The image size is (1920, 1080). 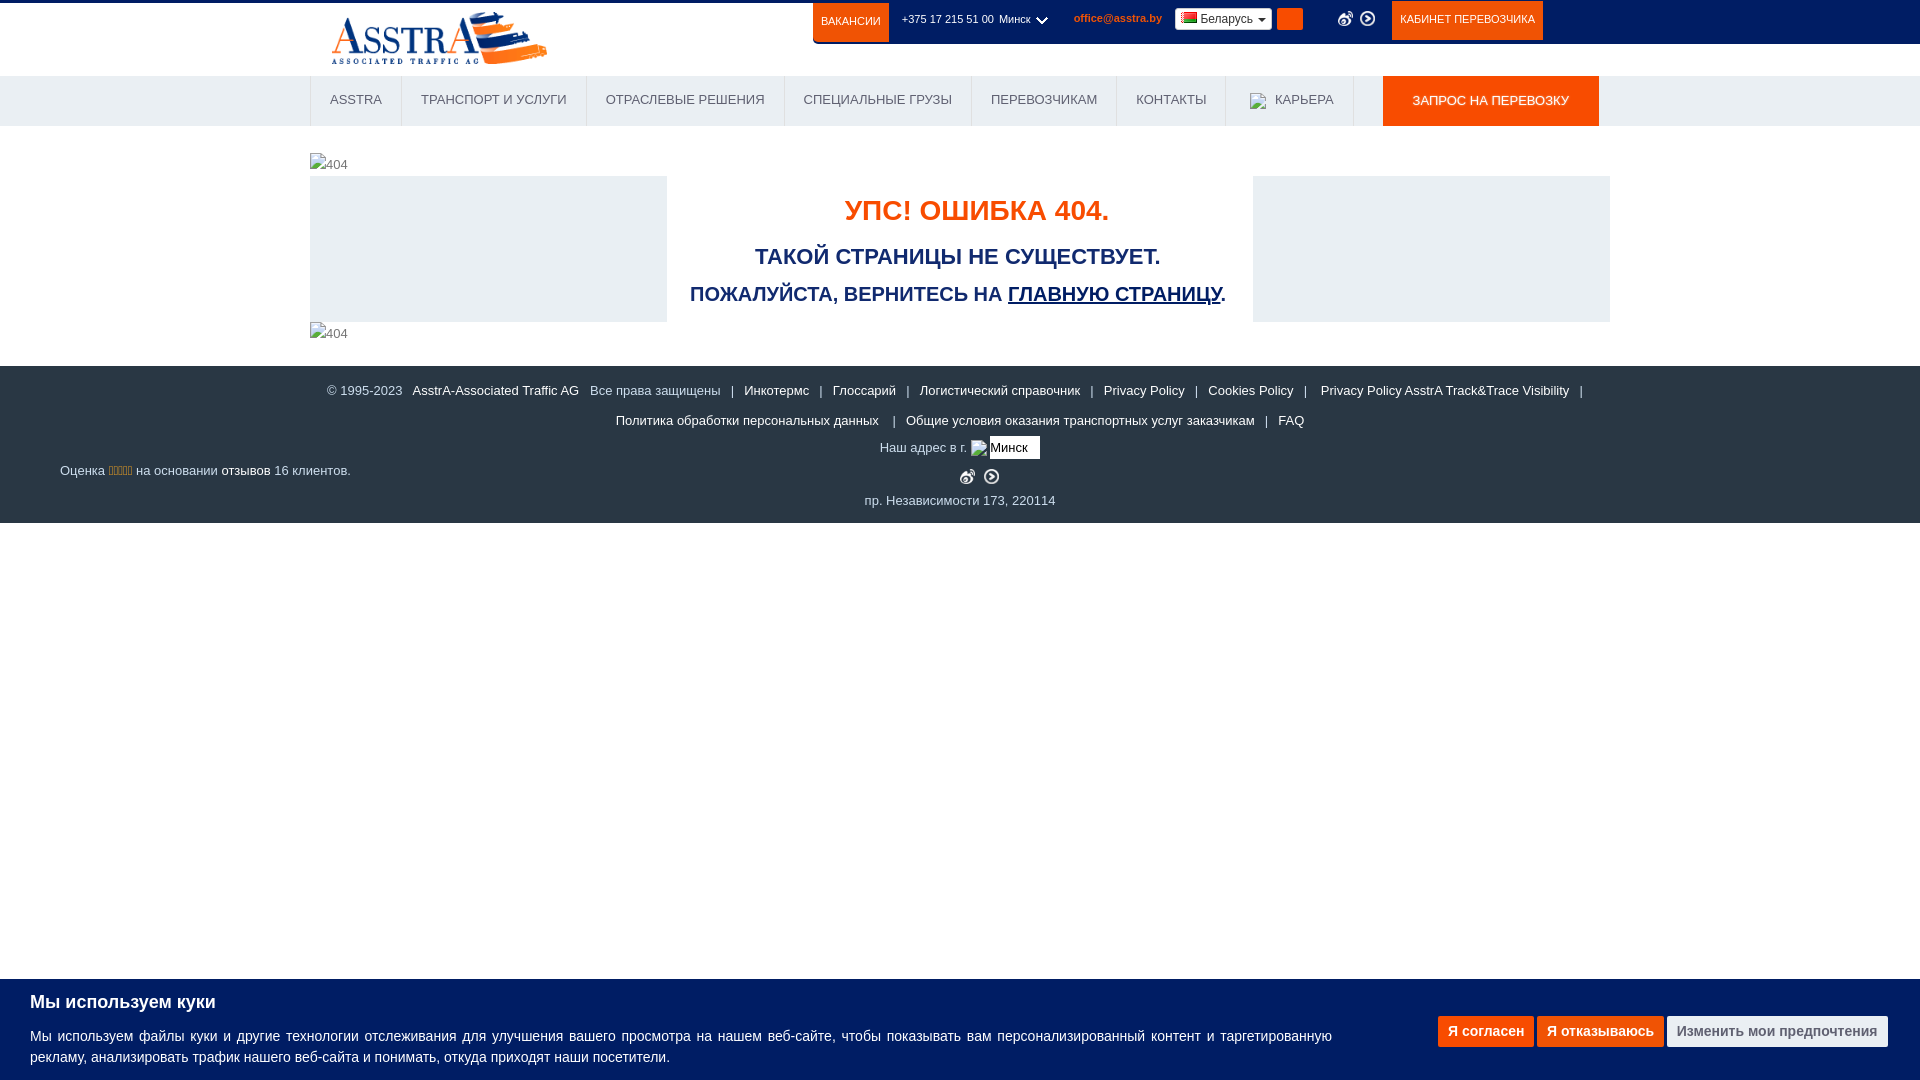 What do you see at coordinates (1445, 390) in the screenshot?
I see `'Privacy Policy AsstrA Track&Trace Visibility'` at bounding box center [1445, 390].